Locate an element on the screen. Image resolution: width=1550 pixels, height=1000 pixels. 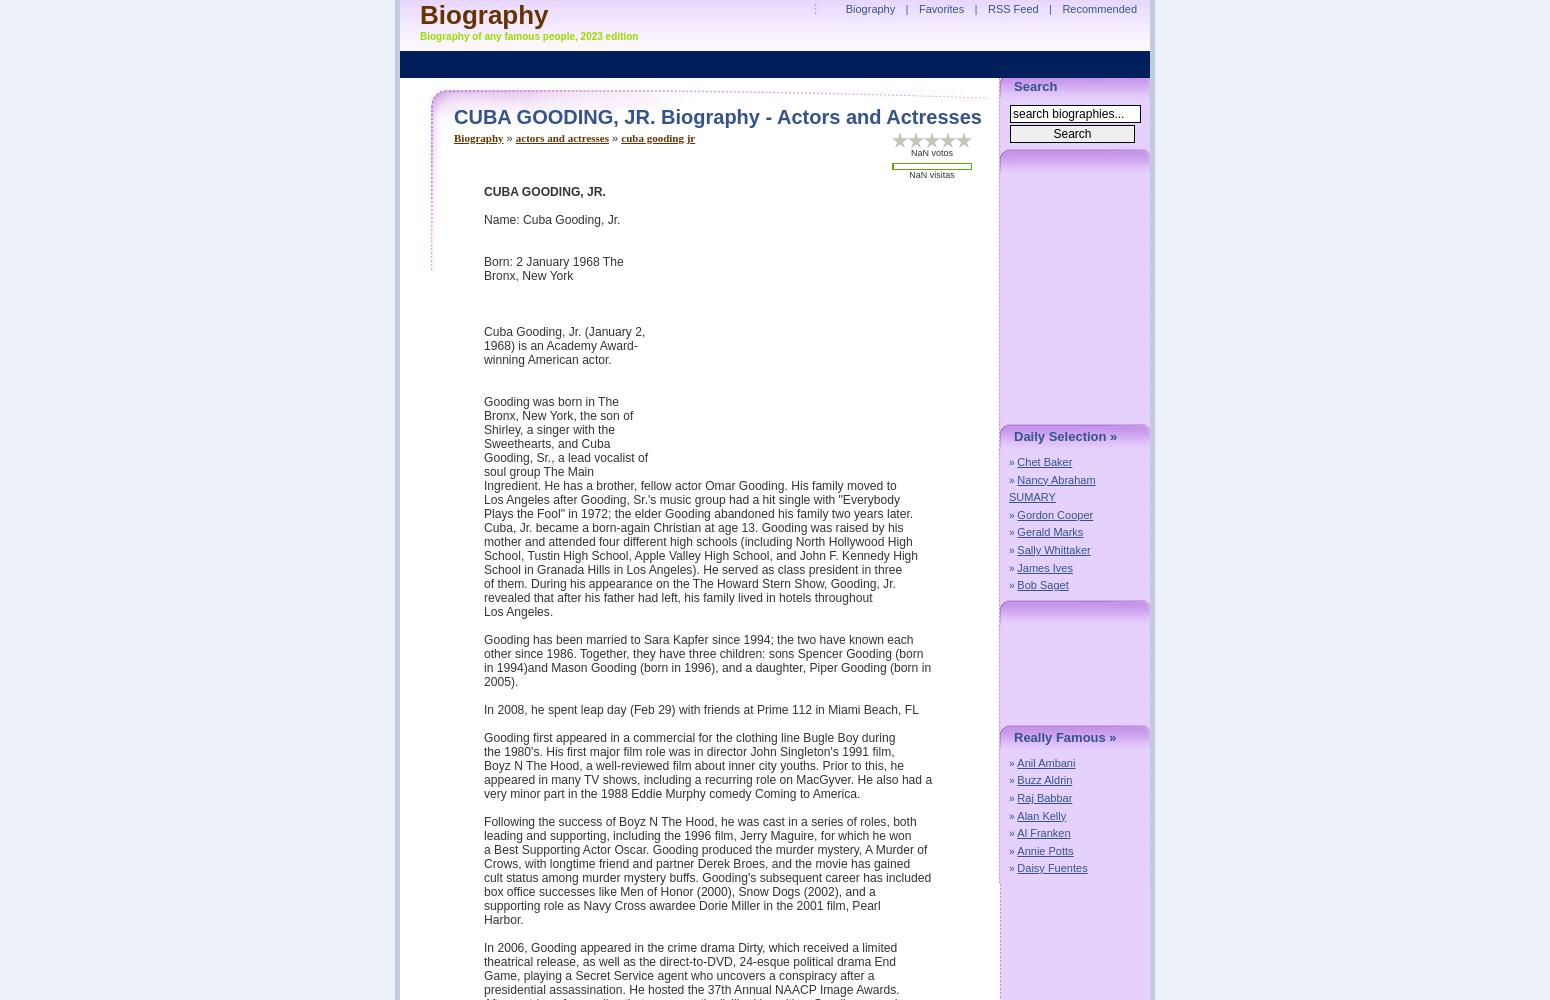
'In 2006, Gooding appeared in the crime drama Dirty, which received a limited' is located at coordinates (483, 947).